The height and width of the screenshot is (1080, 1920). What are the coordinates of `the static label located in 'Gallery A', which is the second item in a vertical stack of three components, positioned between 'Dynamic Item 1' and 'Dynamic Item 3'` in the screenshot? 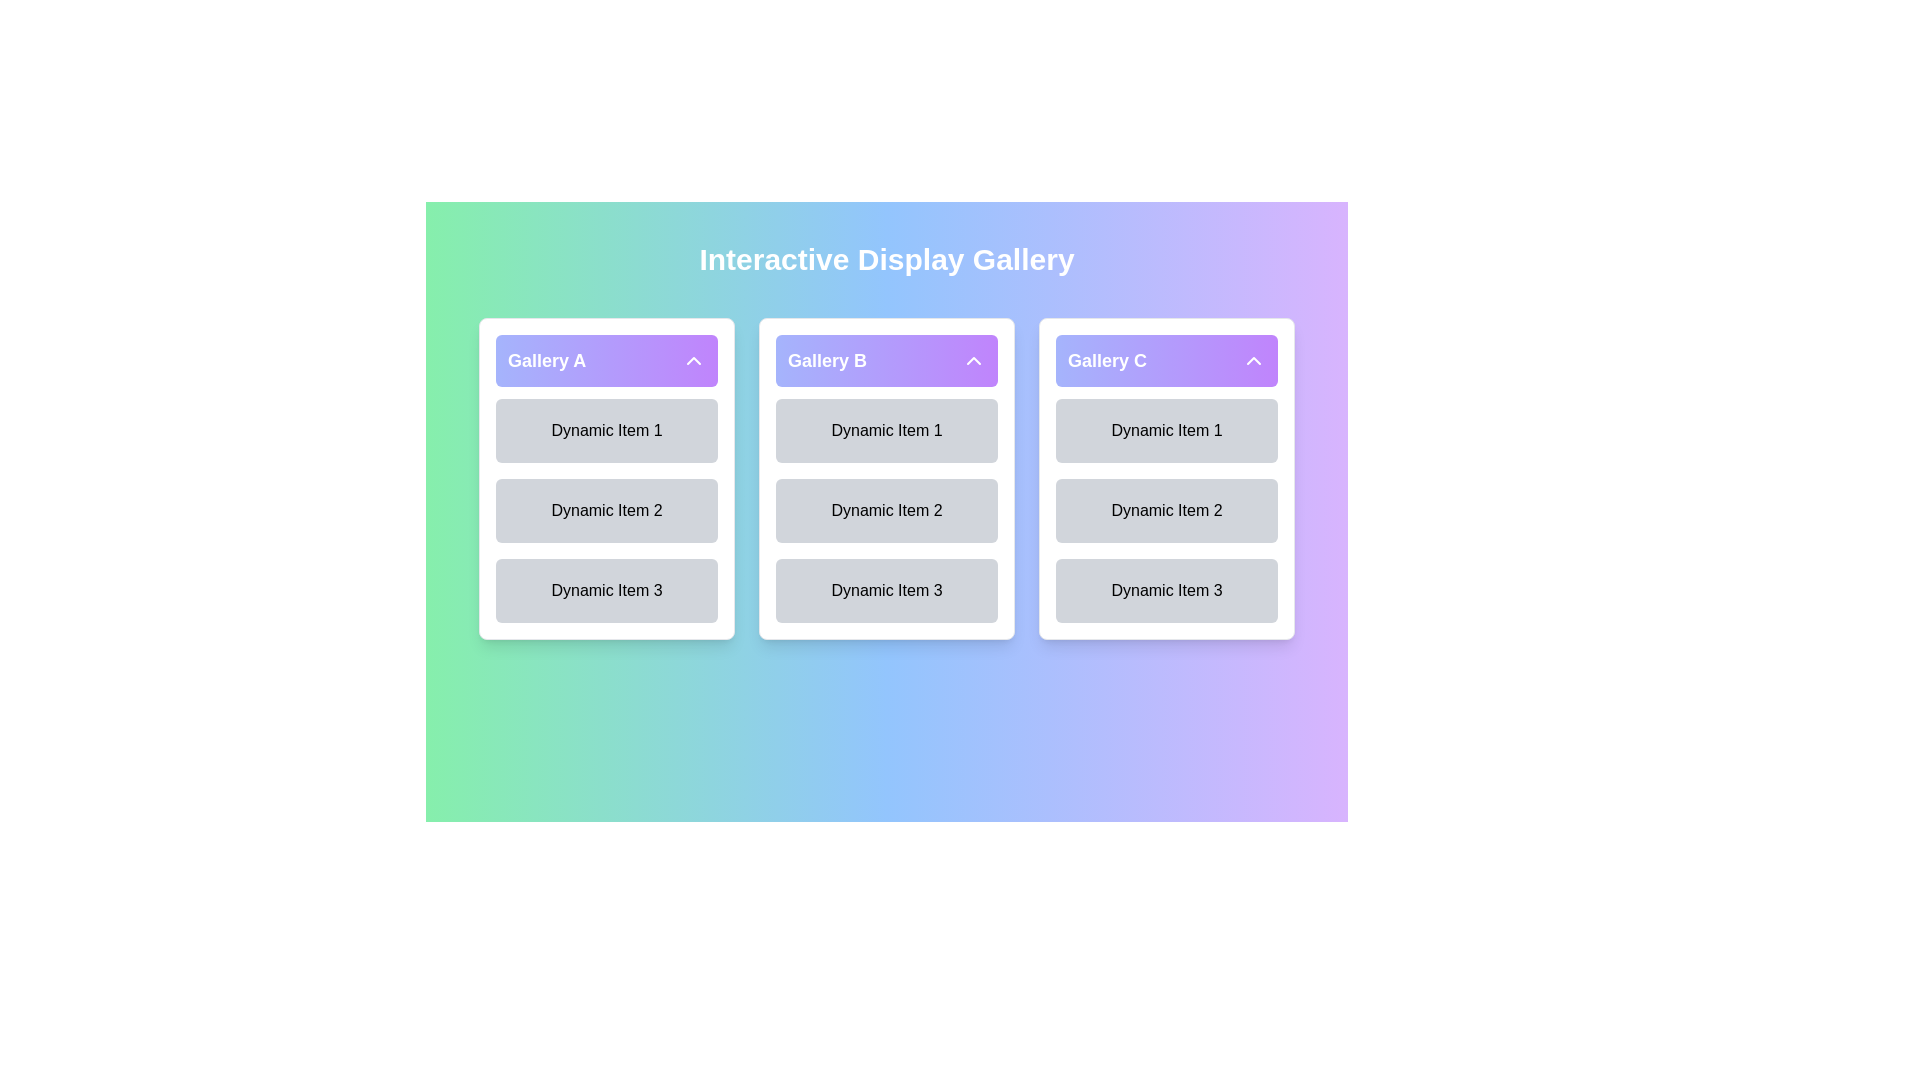 It's located at (605, 509).